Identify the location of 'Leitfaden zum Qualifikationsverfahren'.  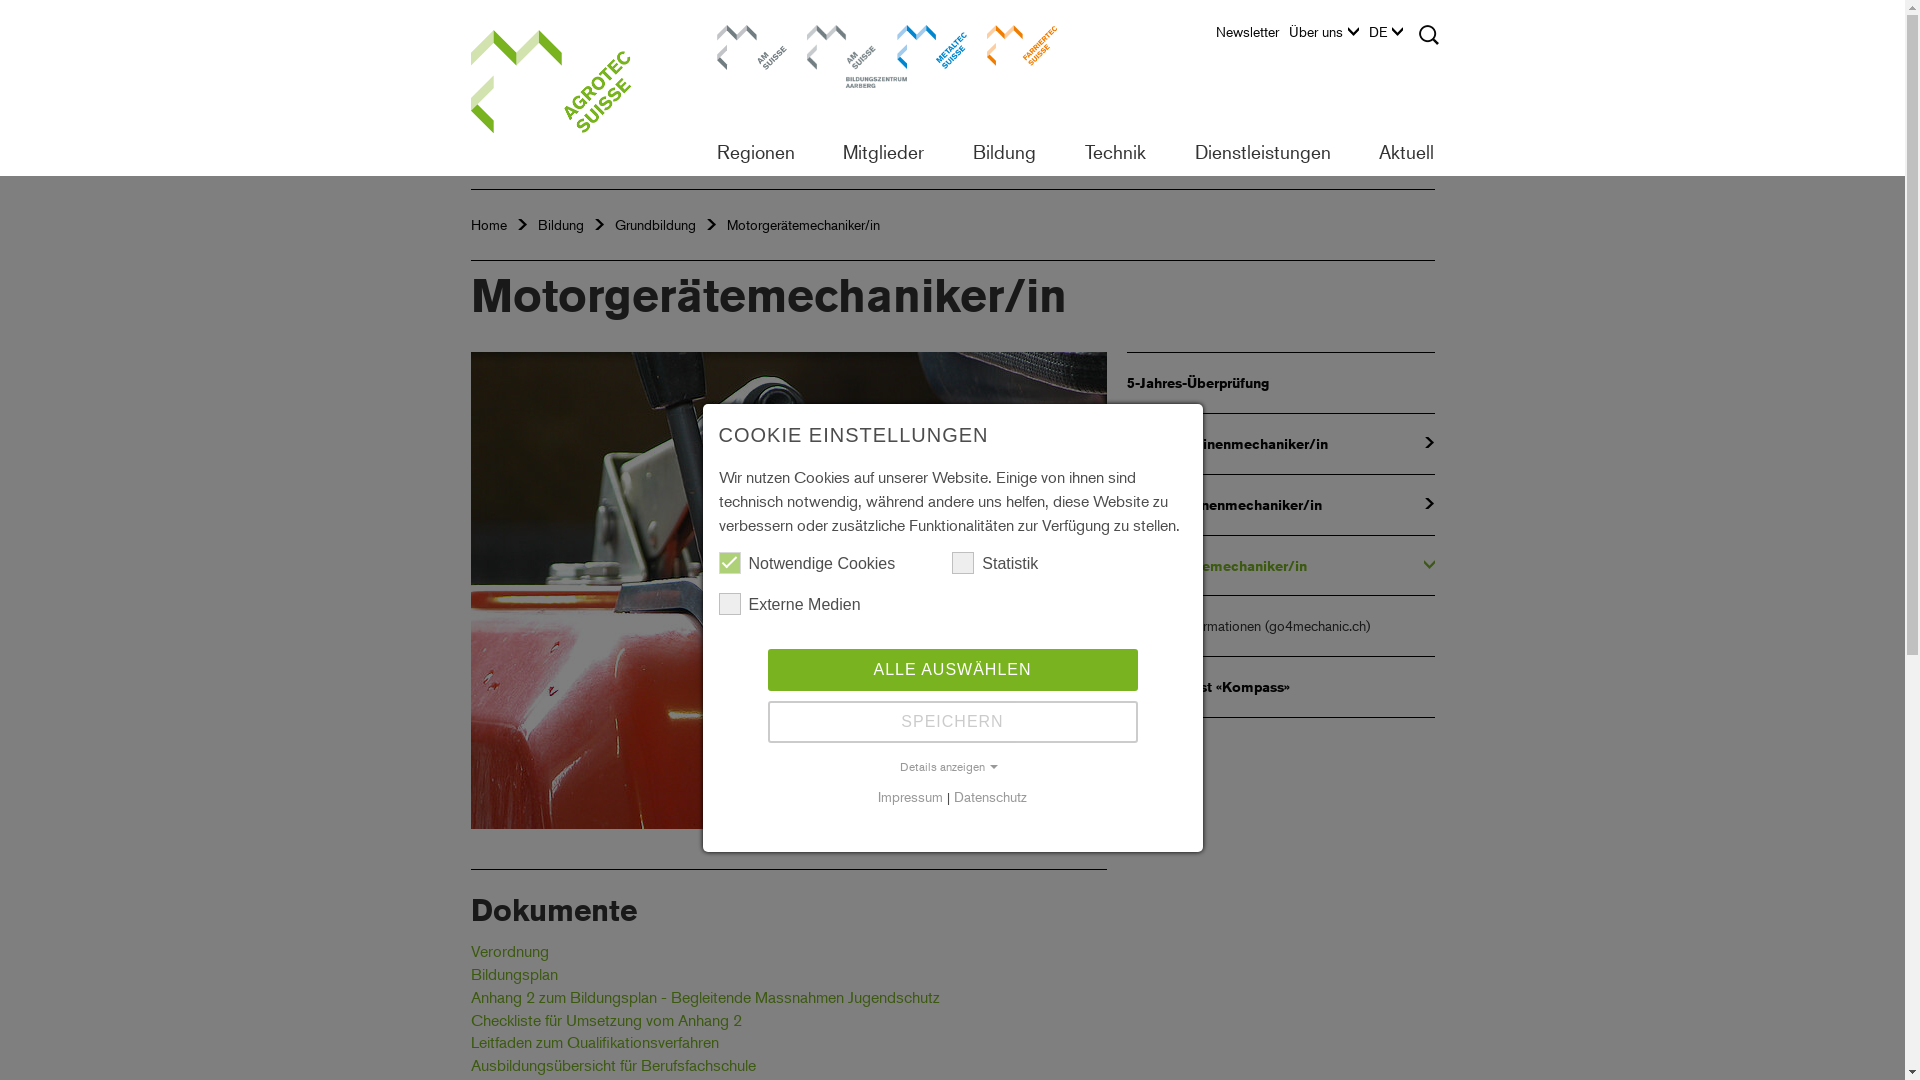
(593, 1040).